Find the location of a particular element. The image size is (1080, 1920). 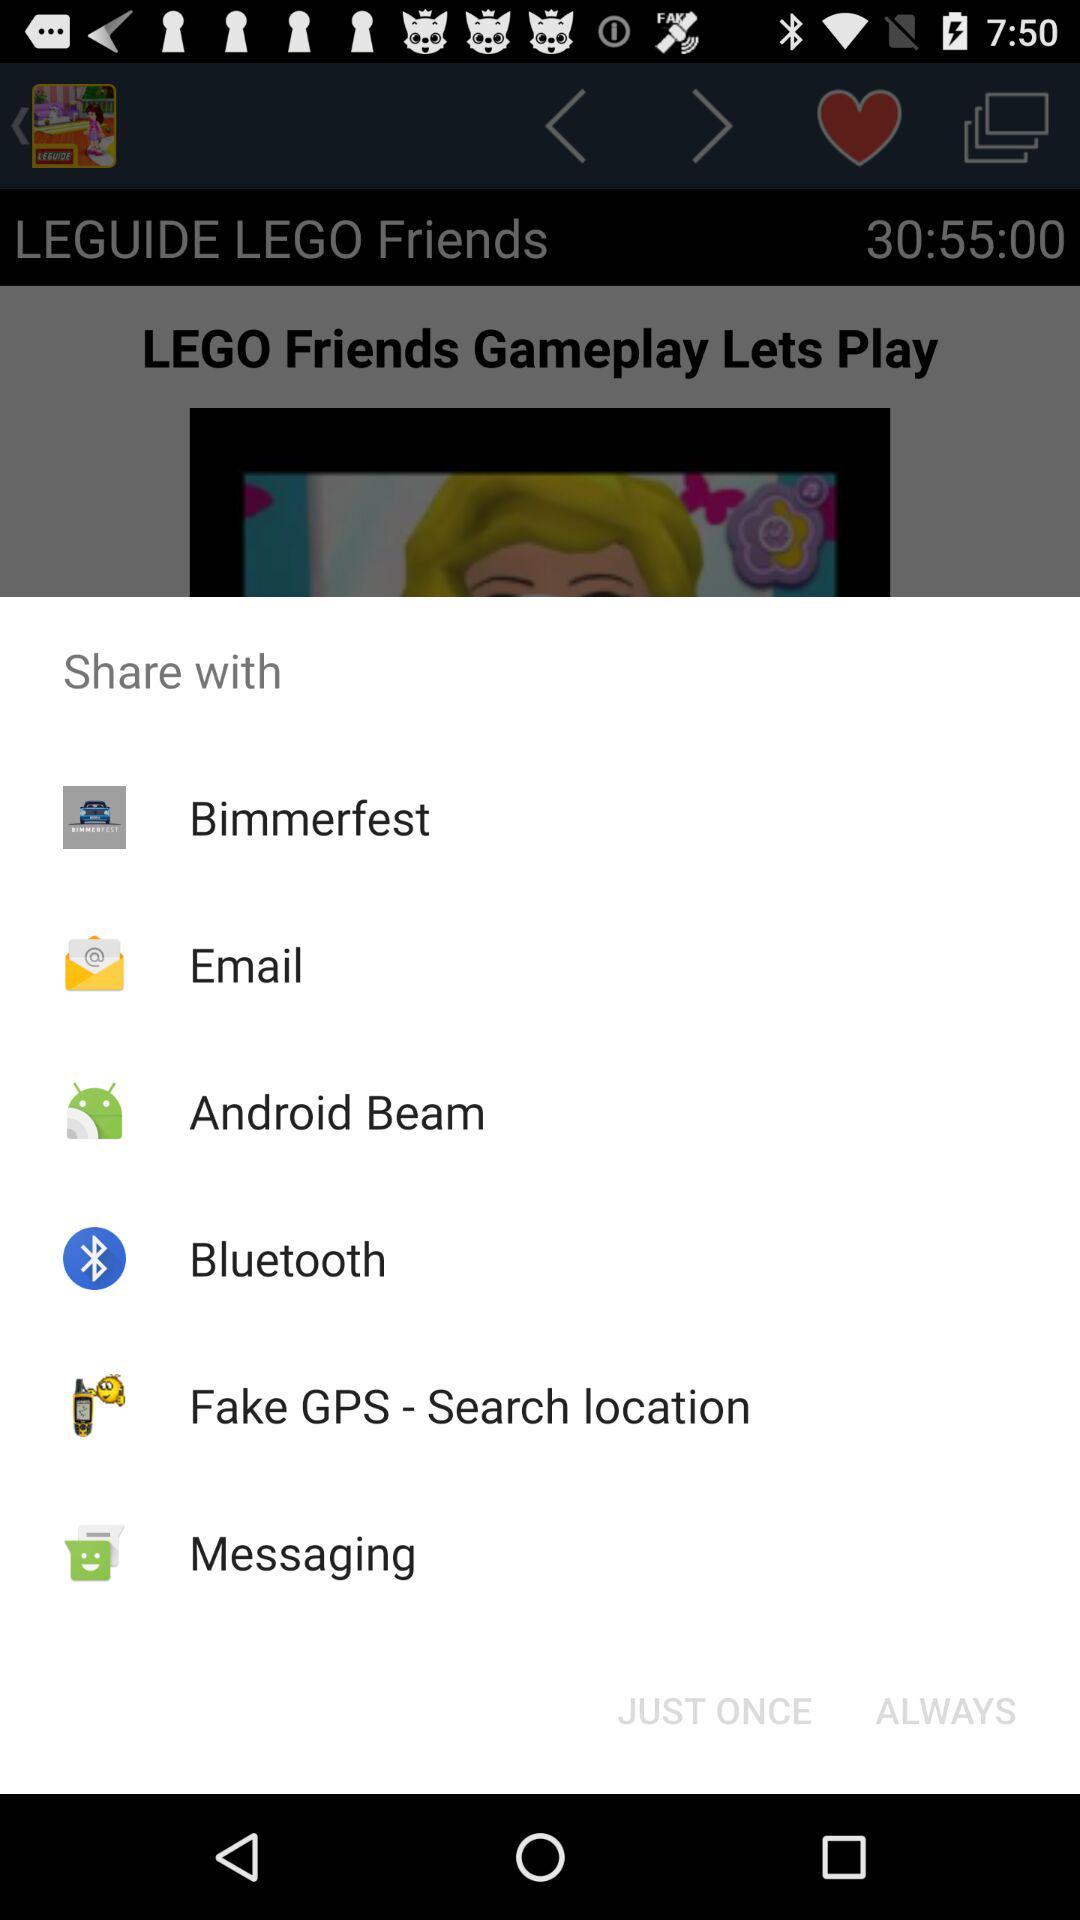

the fake gps search is located at coordinates (470, 1404).